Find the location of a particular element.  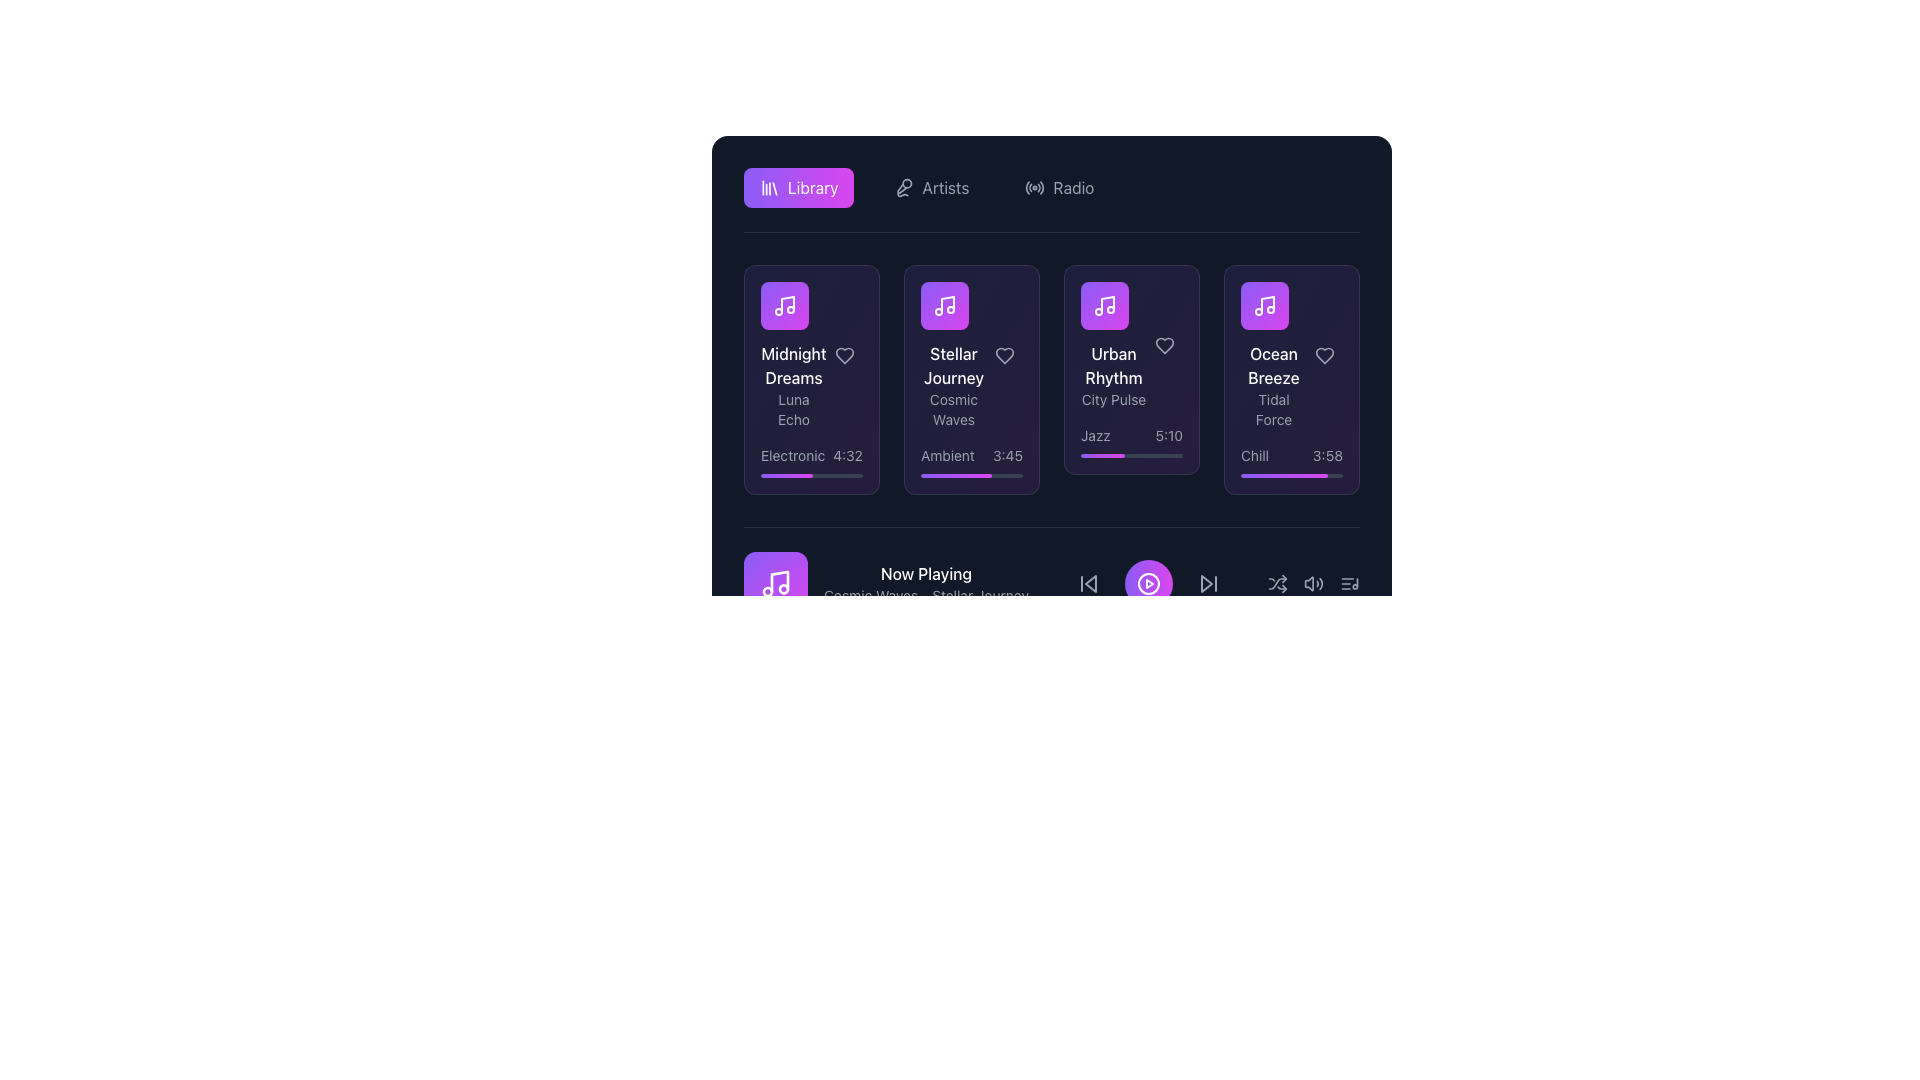

the favorite icon located in the top right corner of the card titled 'Ocean Breeze' is located at coordinates (1324, 354).